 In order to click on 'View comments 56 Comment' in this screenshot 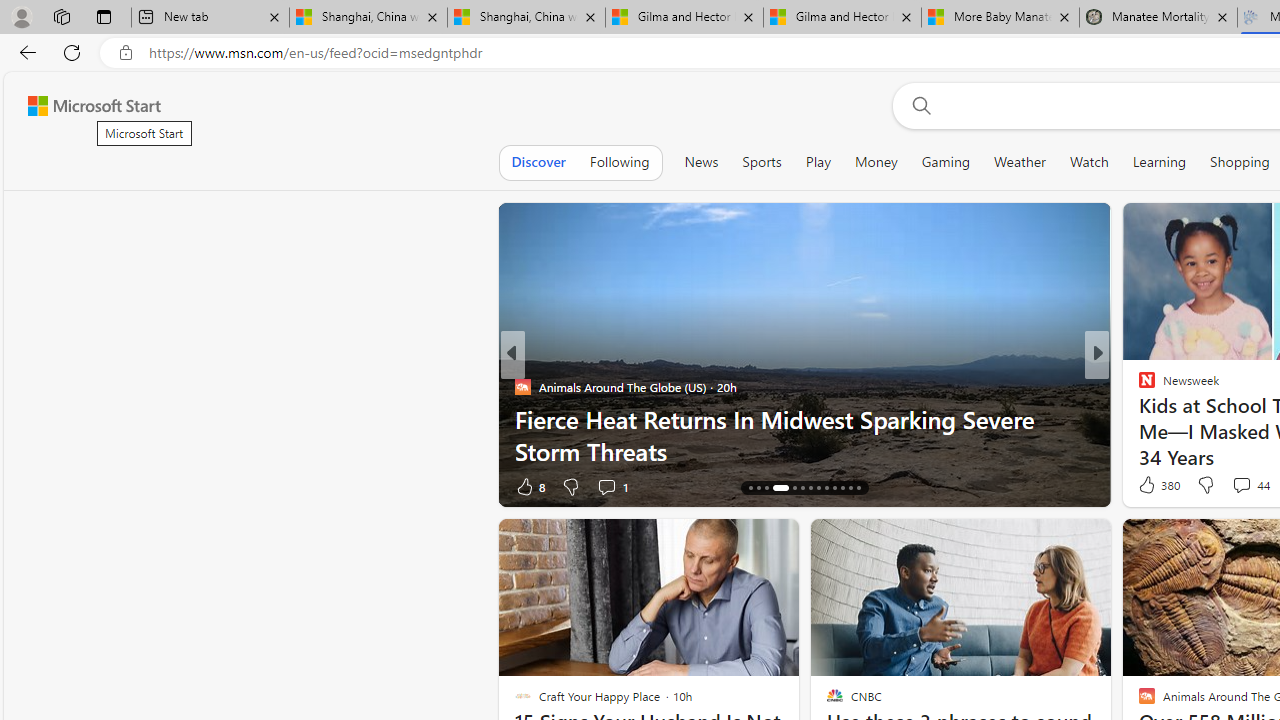, I will do `click(1243, 486)`.